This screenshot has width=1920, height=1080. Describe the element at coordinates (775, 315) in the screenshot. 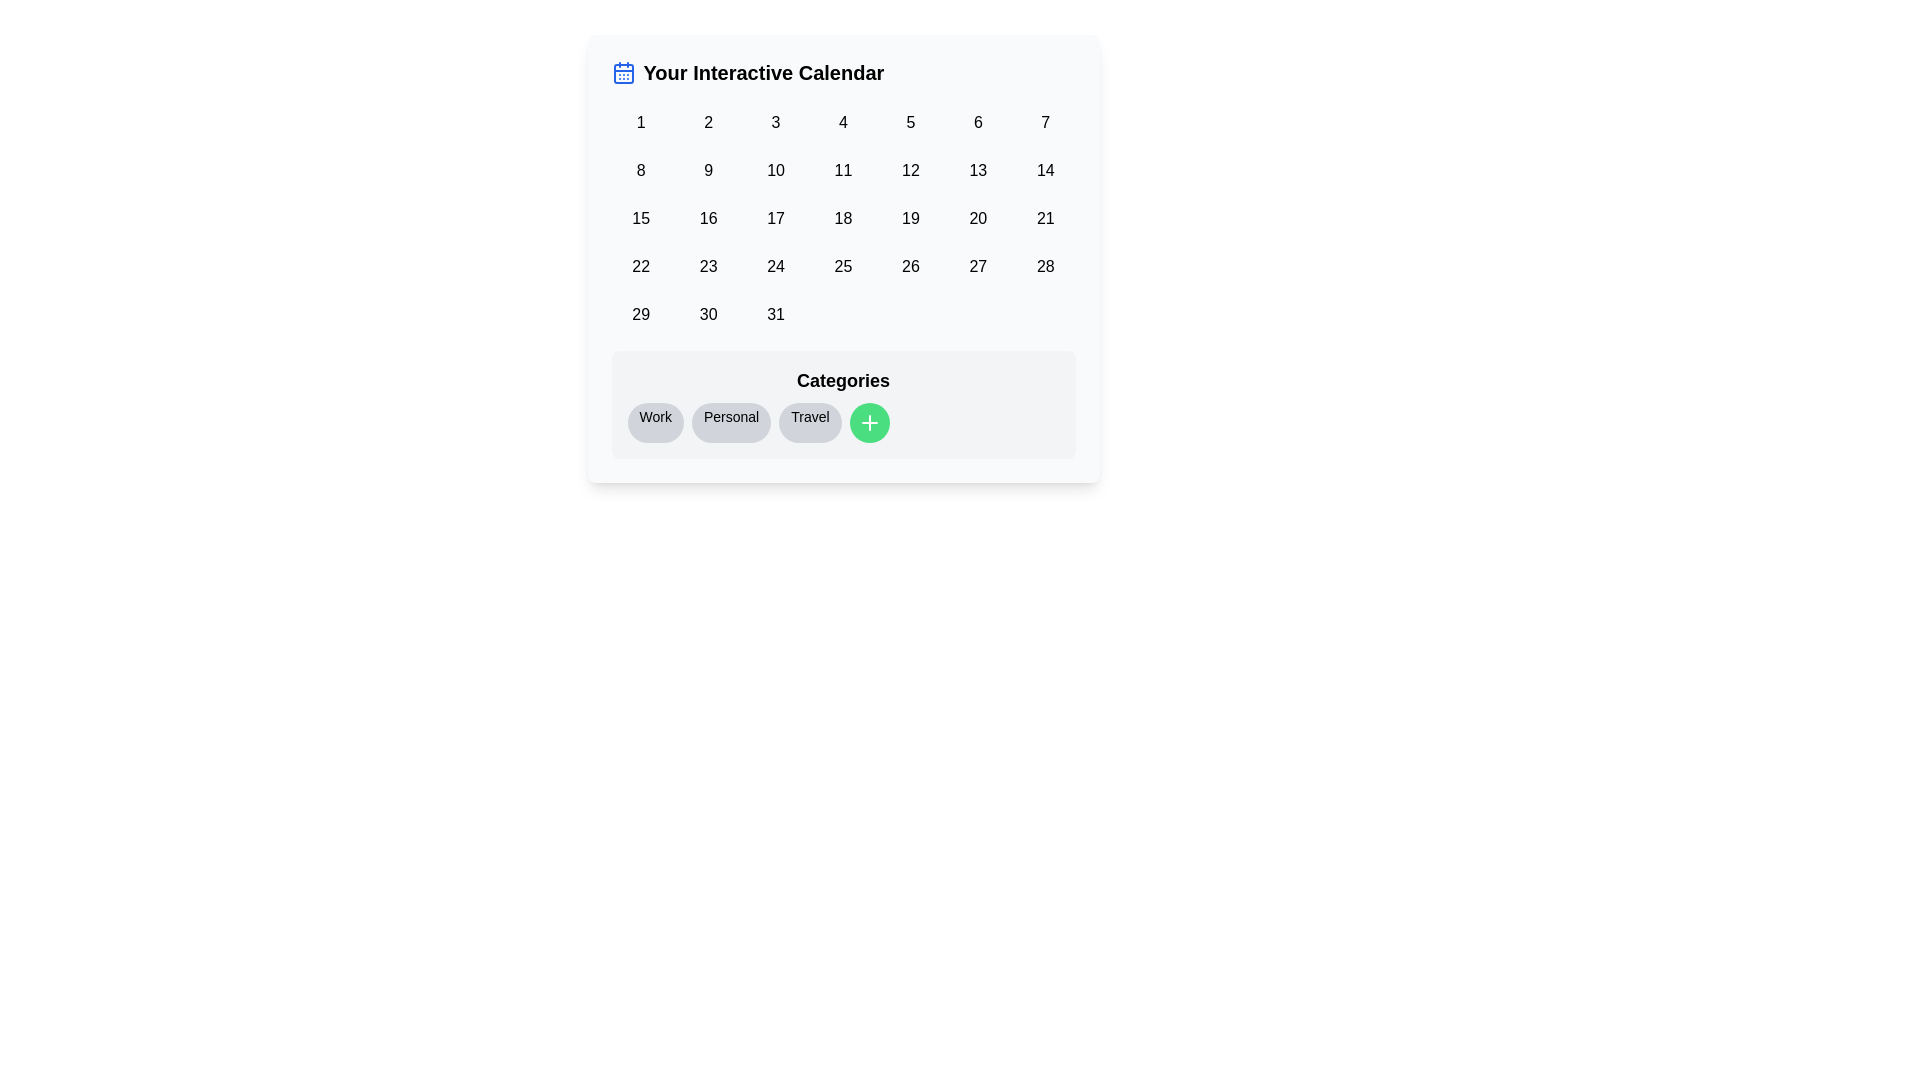

I see `the button representing the date '31' in the calendar interface` at that location.